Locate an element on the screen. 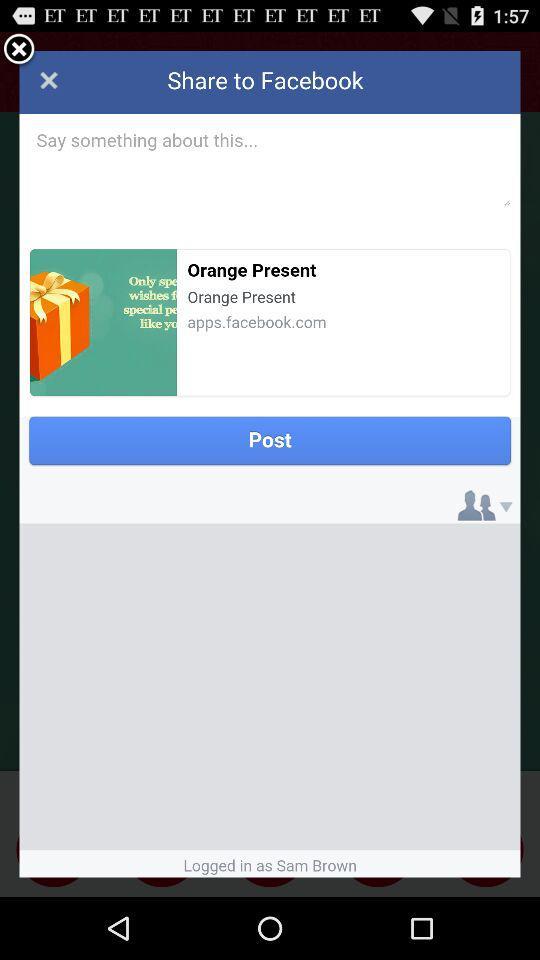  the icon at the center is located at coordinates (270, 464).